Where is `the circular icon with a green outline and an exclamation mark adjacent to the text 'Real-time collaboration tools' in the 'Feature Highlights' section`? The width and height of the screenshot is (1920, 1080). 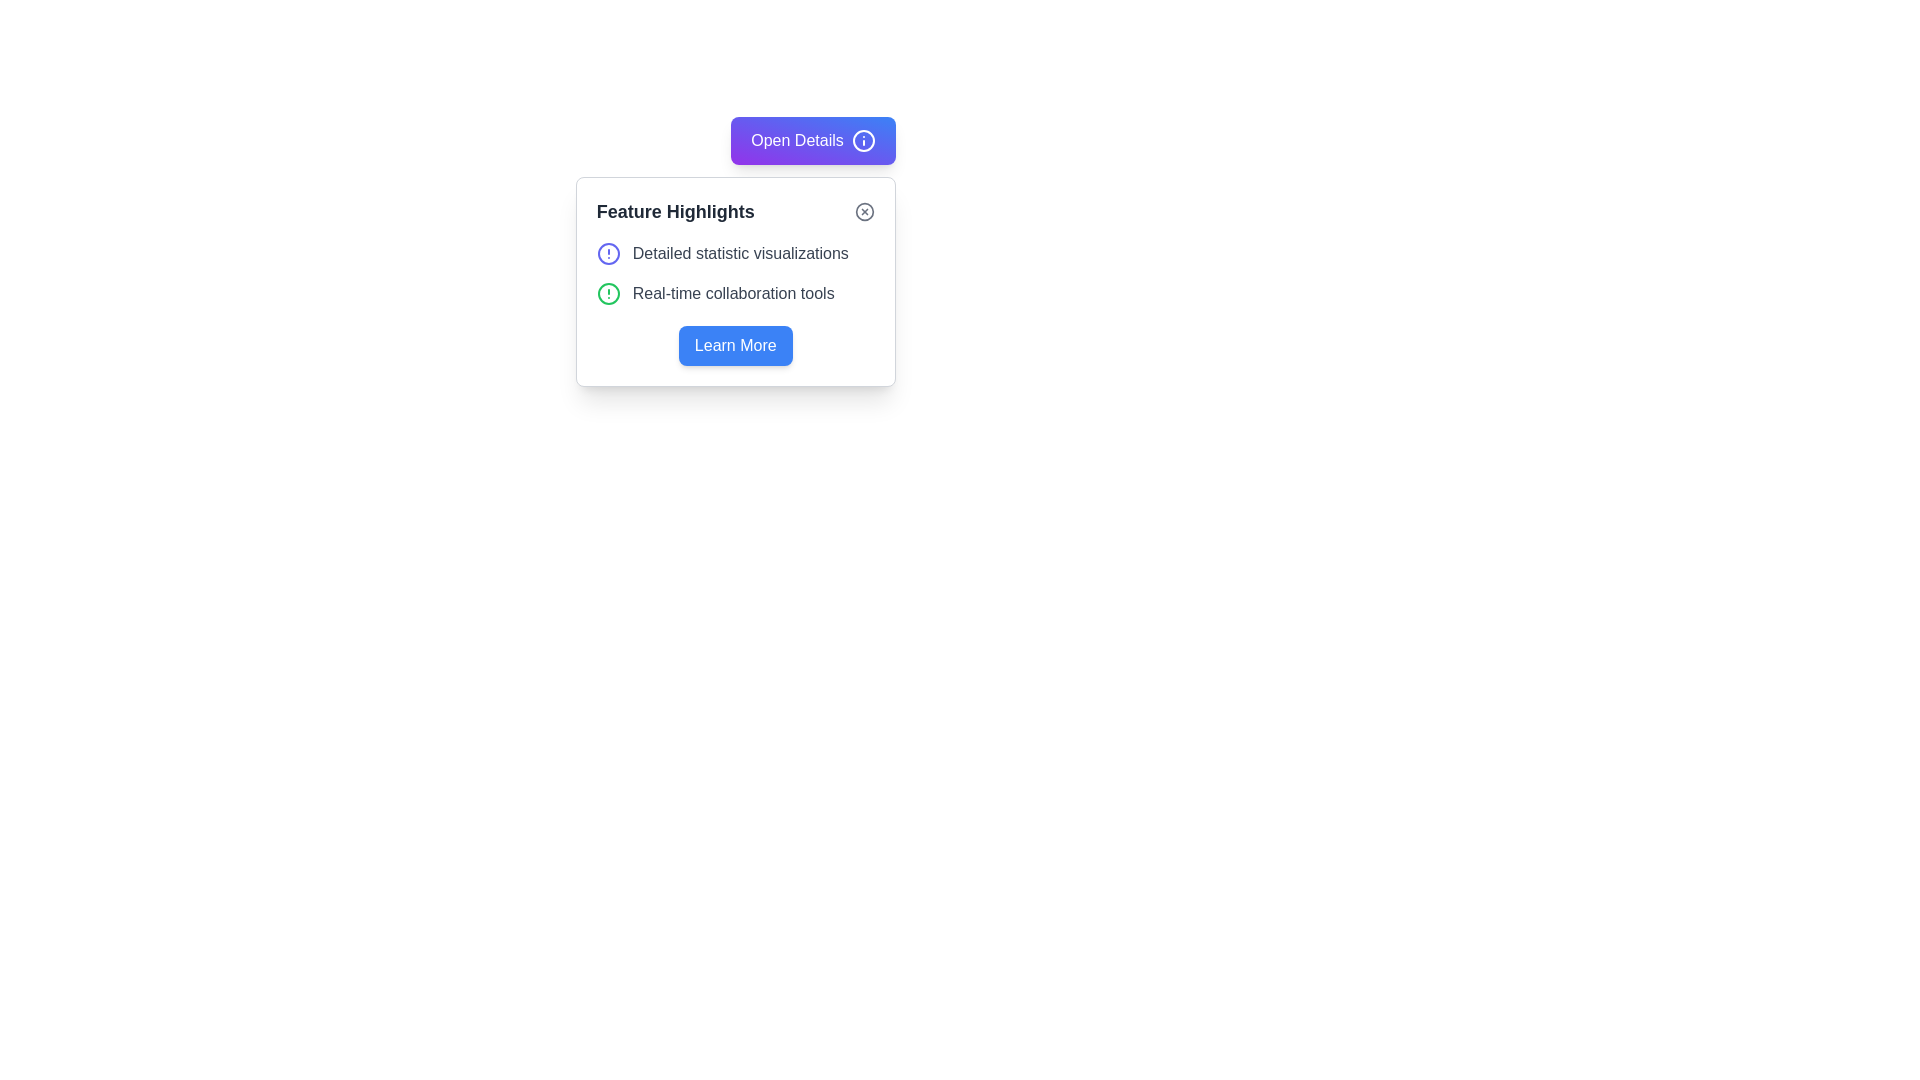 the circular icon with a green outline and an exclamation mark adjacent to the text 'Real-time collaboration tools' in the 'Feature Highlights' section is located at coordinates (607, 293).